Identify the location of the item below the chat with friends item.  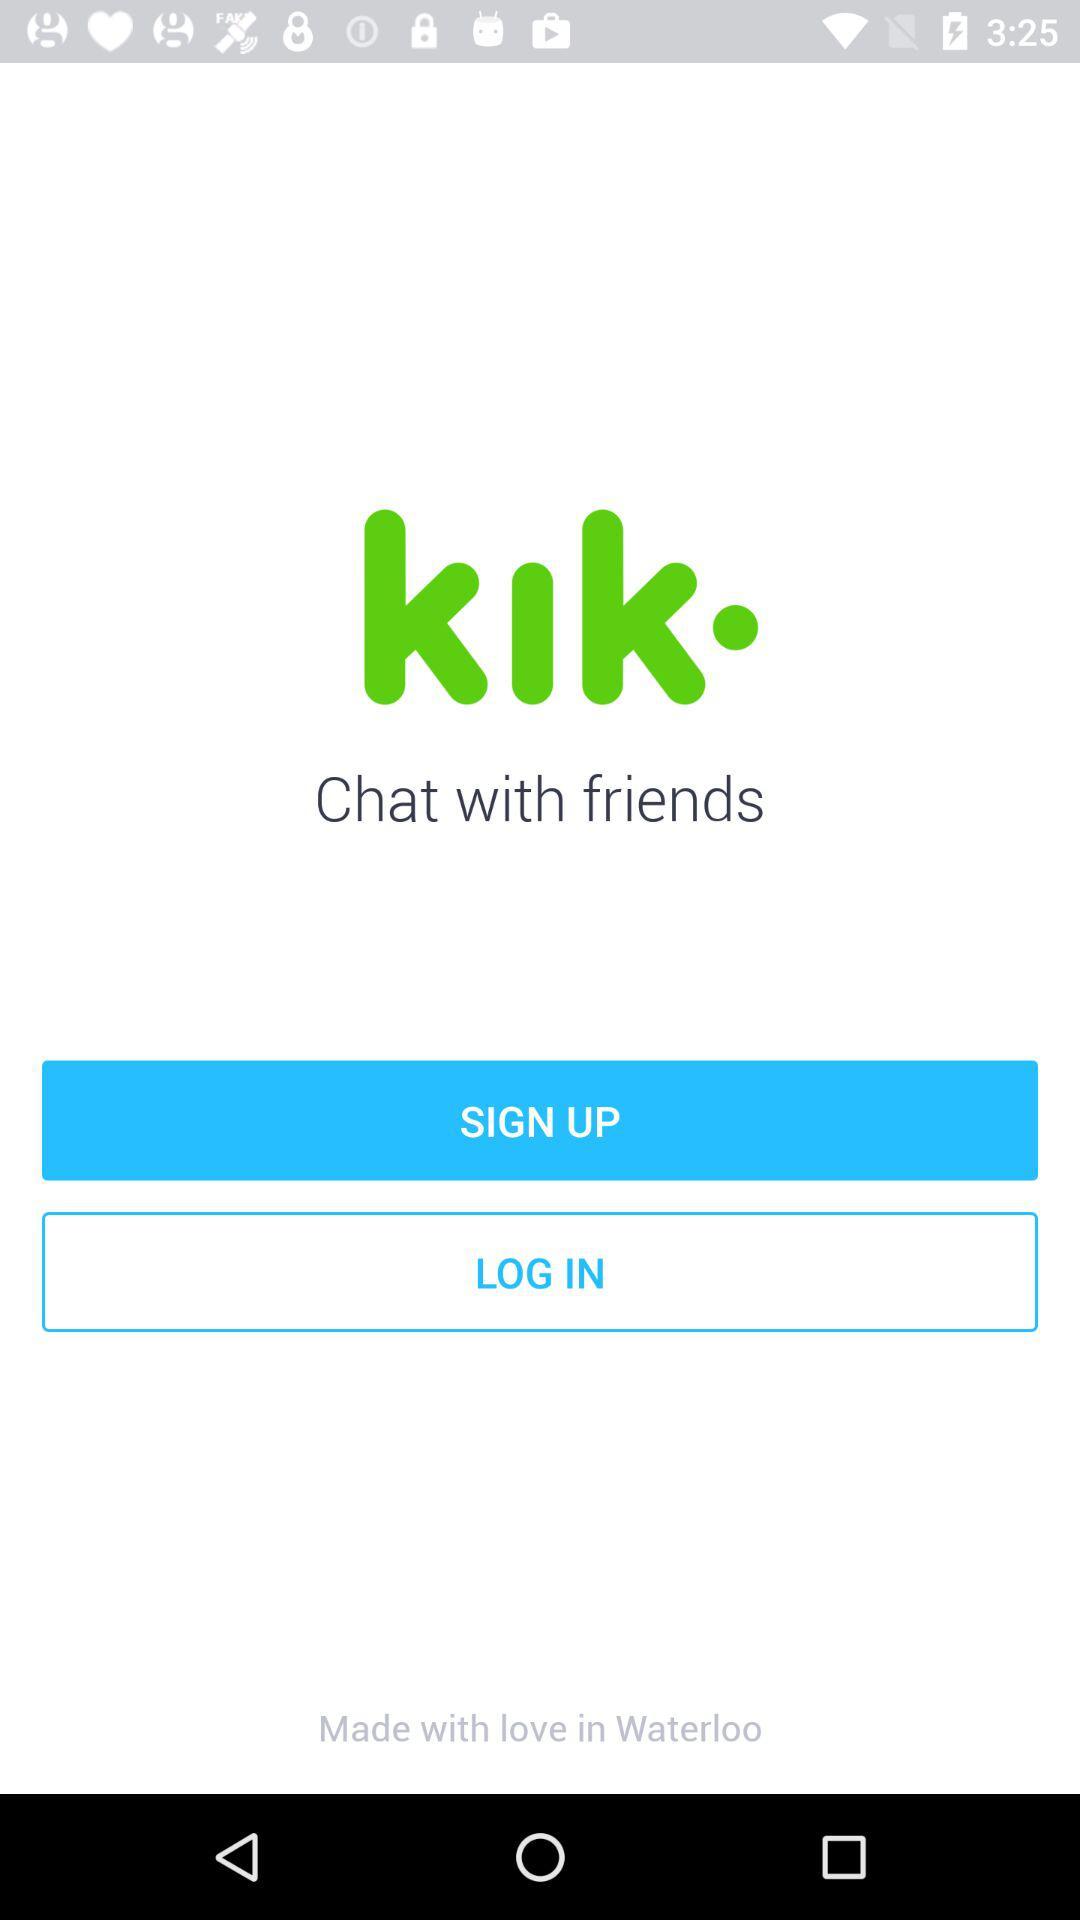
(540, 1120).